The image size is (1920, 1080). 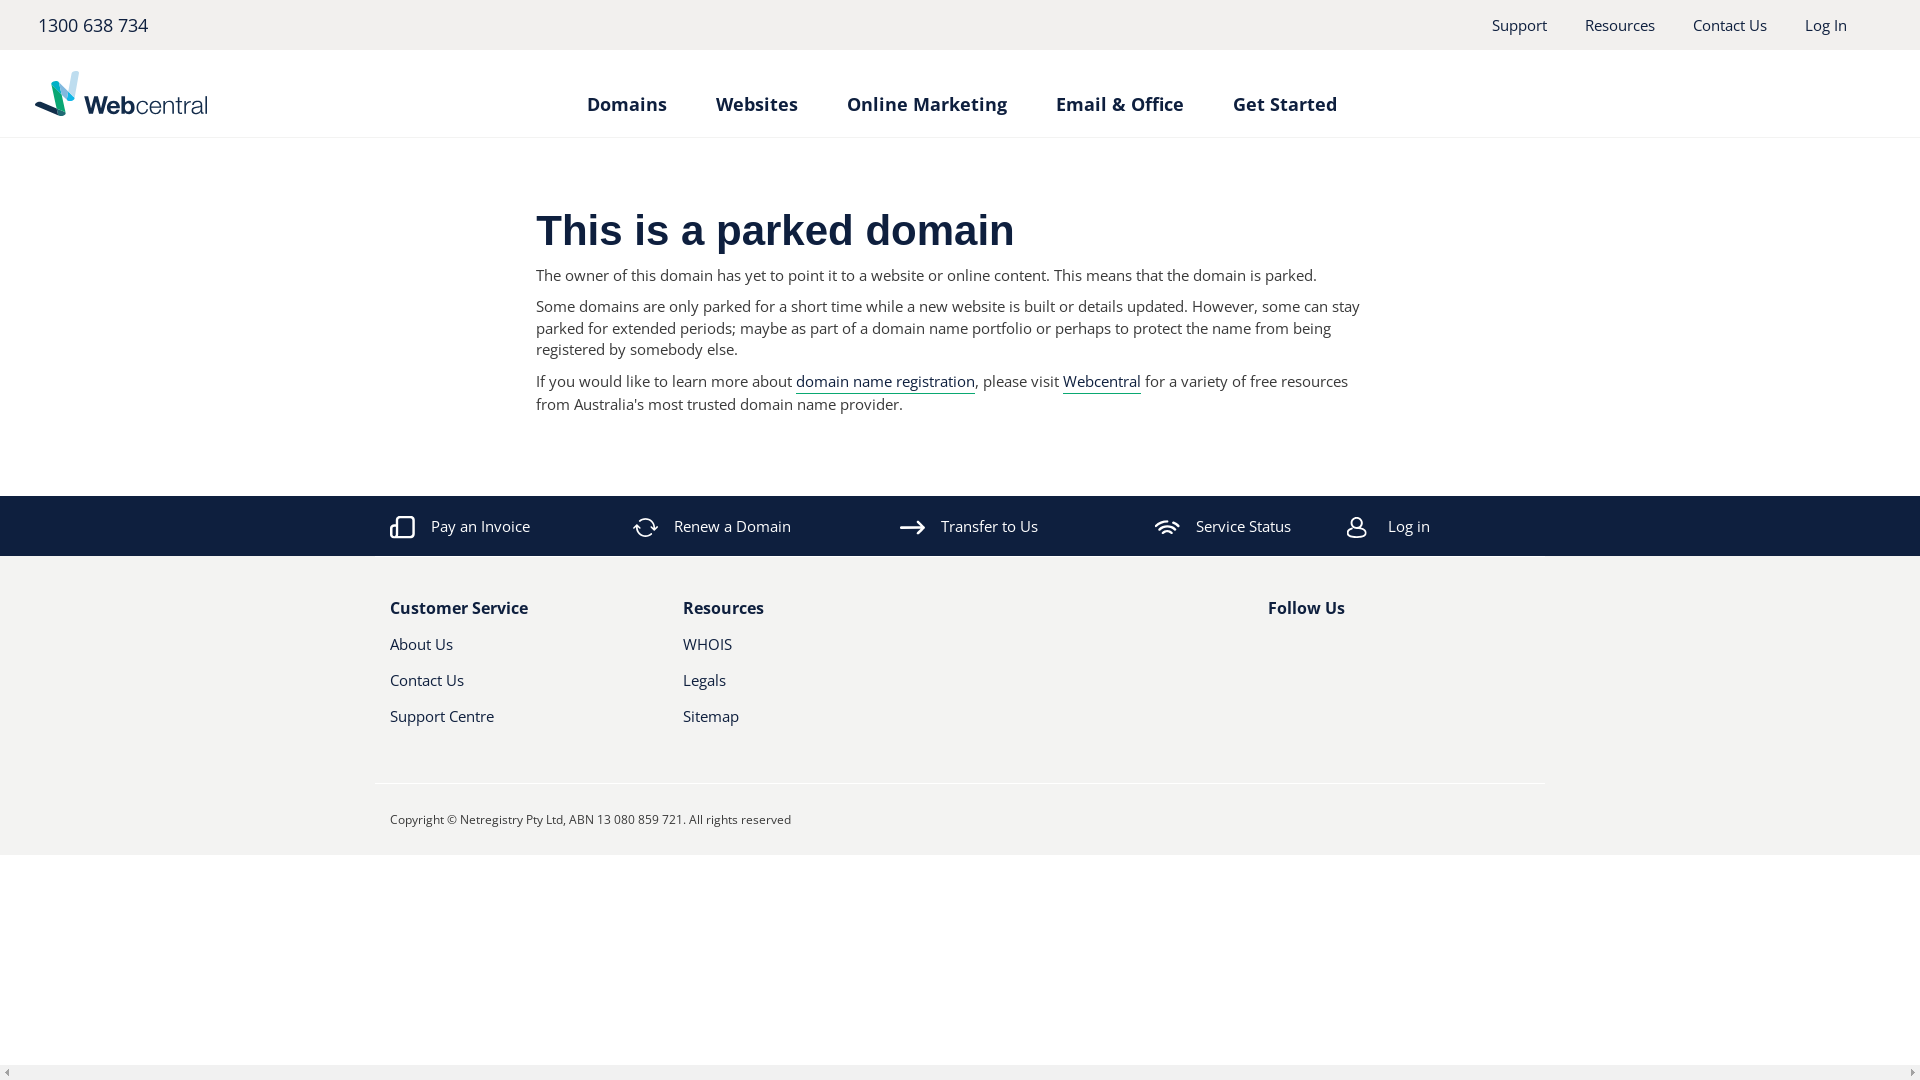 I want to click on 'Webcentral', so click(x=1061, y=381).